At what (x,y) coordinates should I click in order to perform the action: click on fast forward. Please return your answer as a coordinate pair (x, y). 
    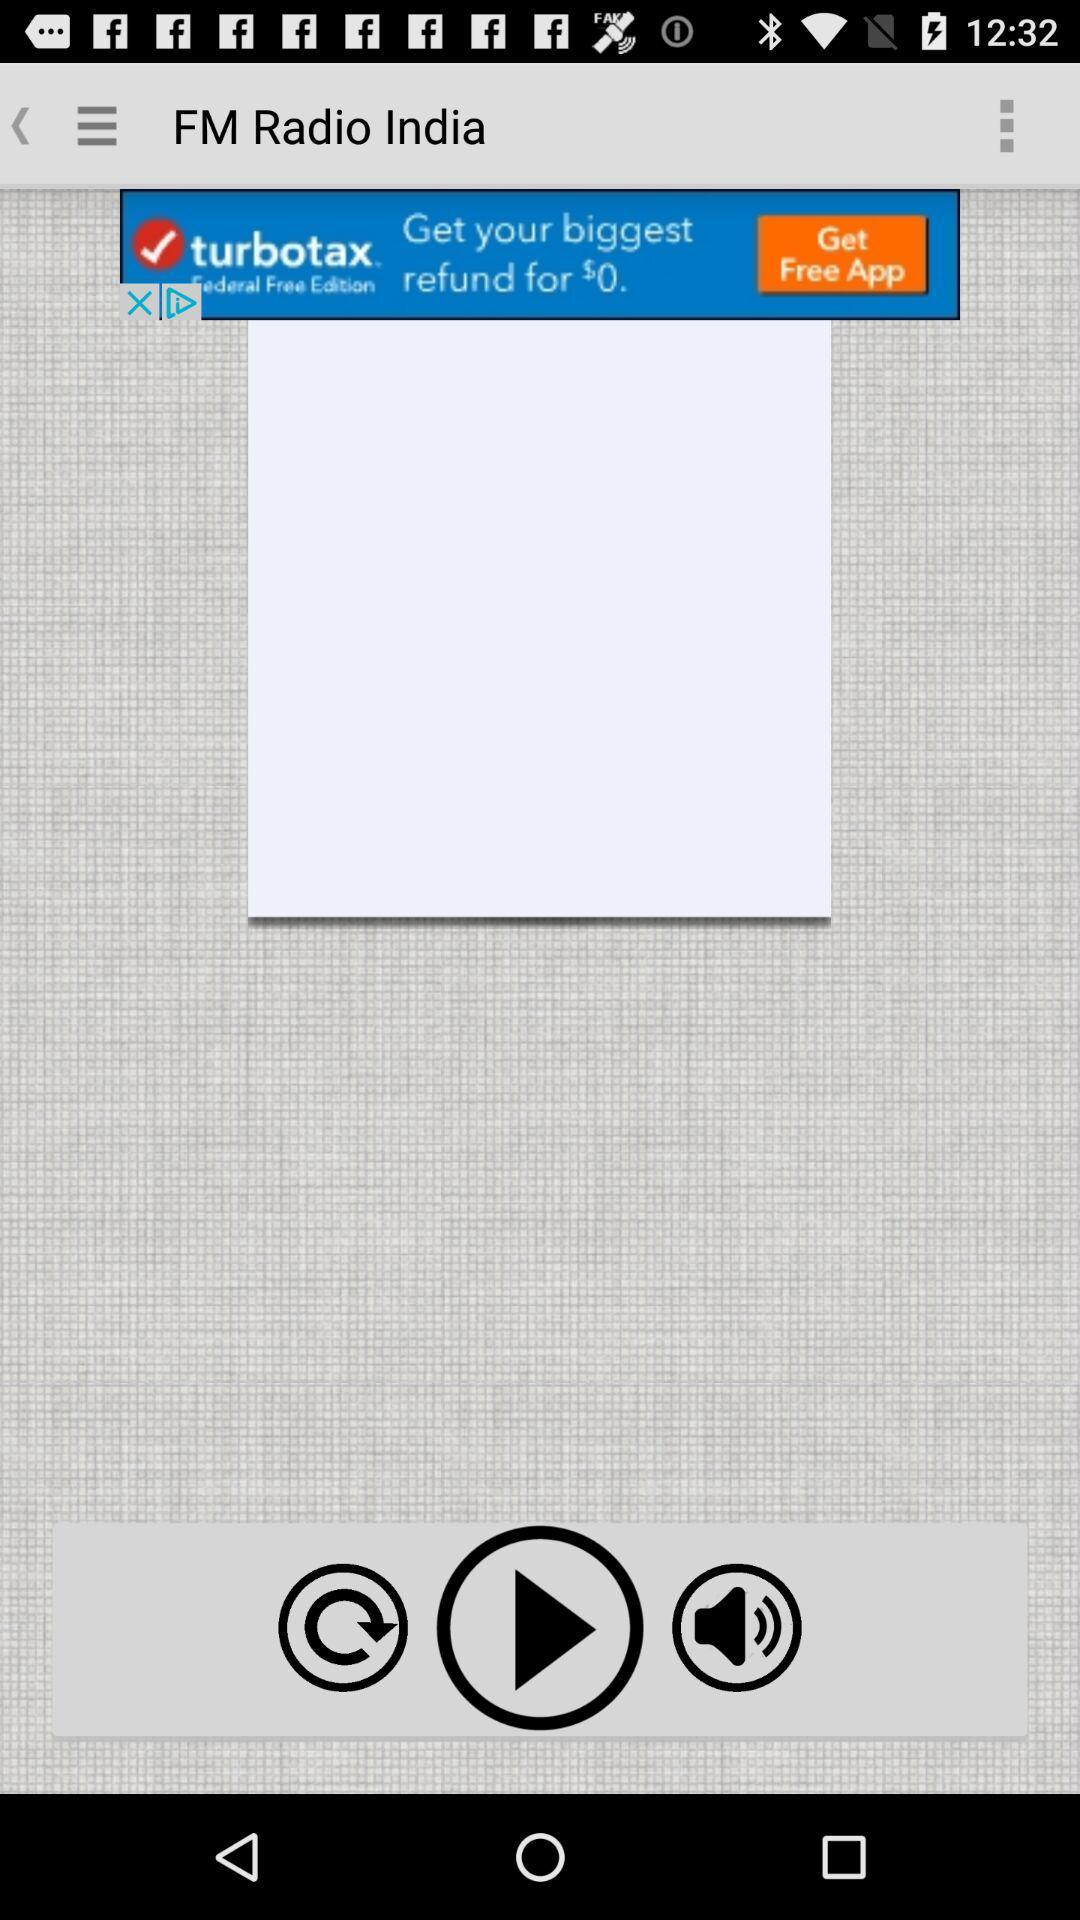
    Looking at the image, I should click on (342, 1627).